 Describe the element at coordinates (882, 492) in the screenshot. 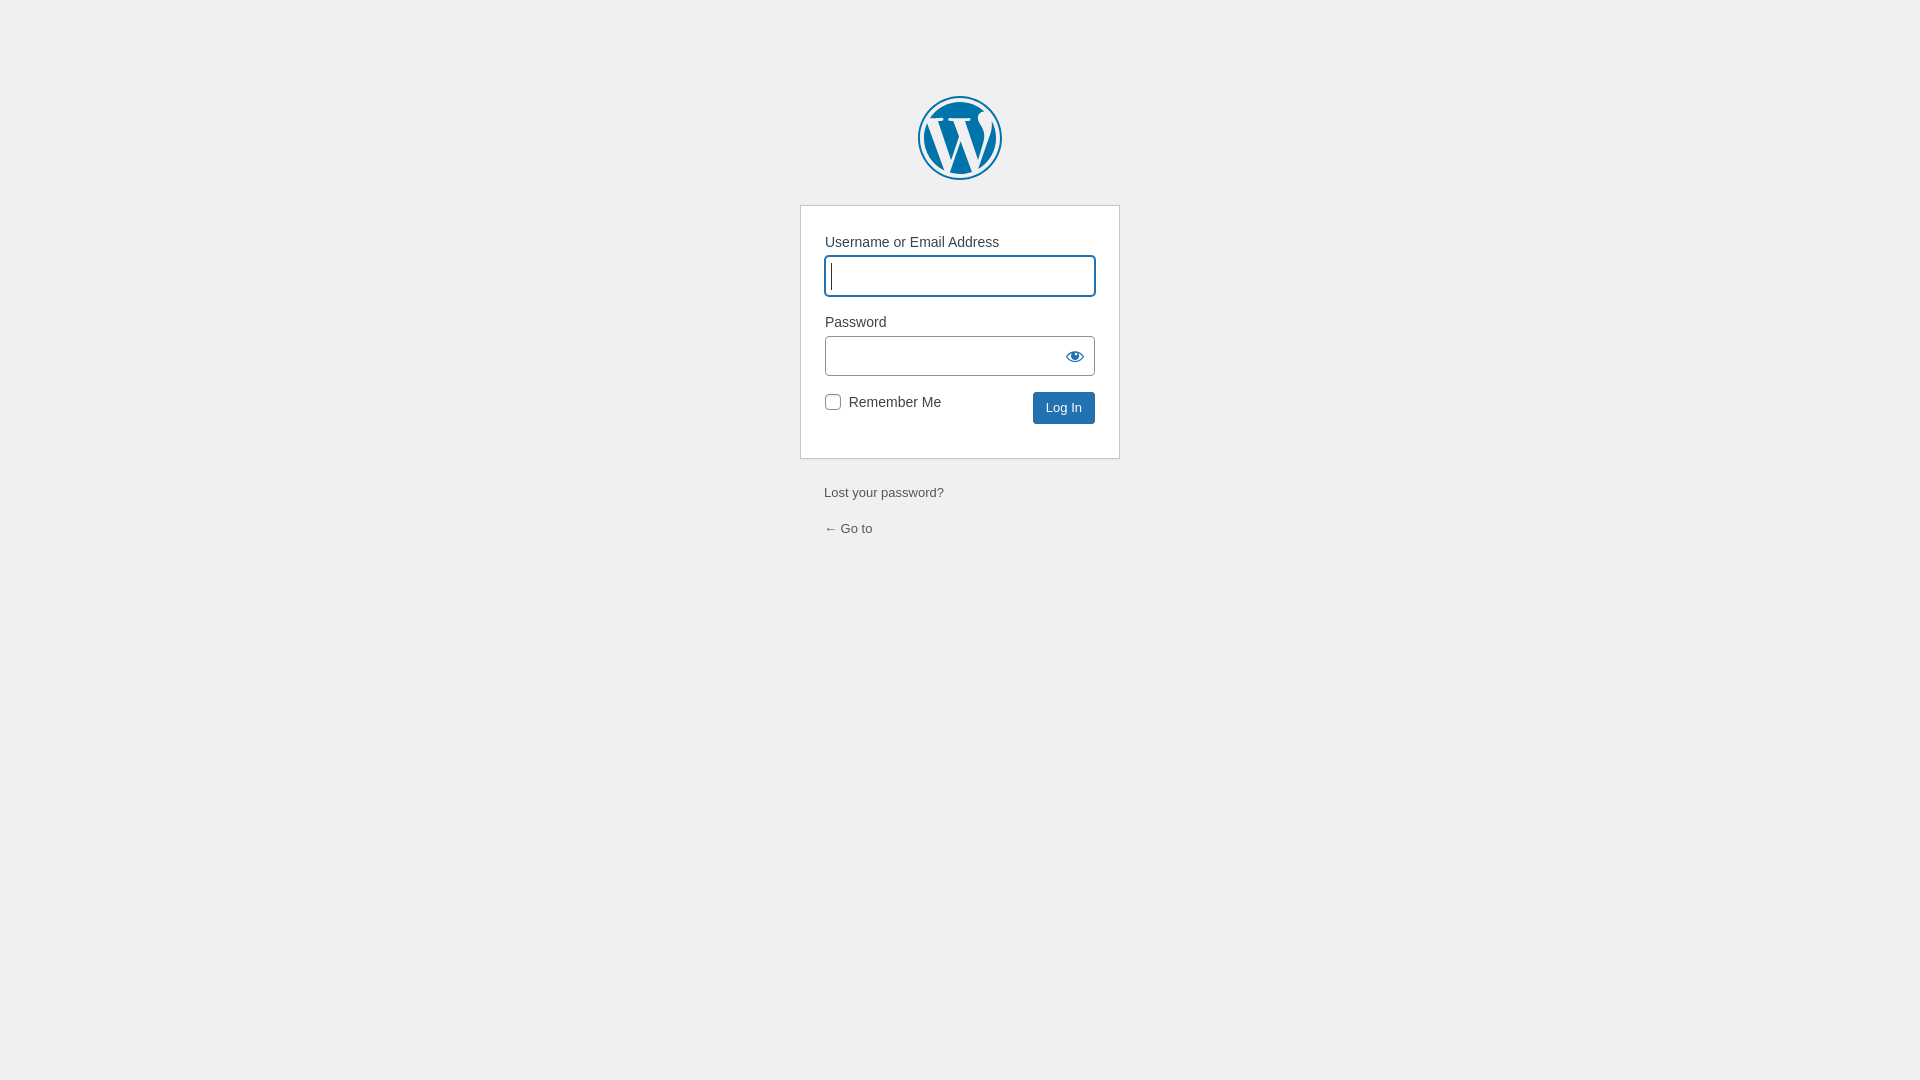

I see `'Lost your password?'` at that location.